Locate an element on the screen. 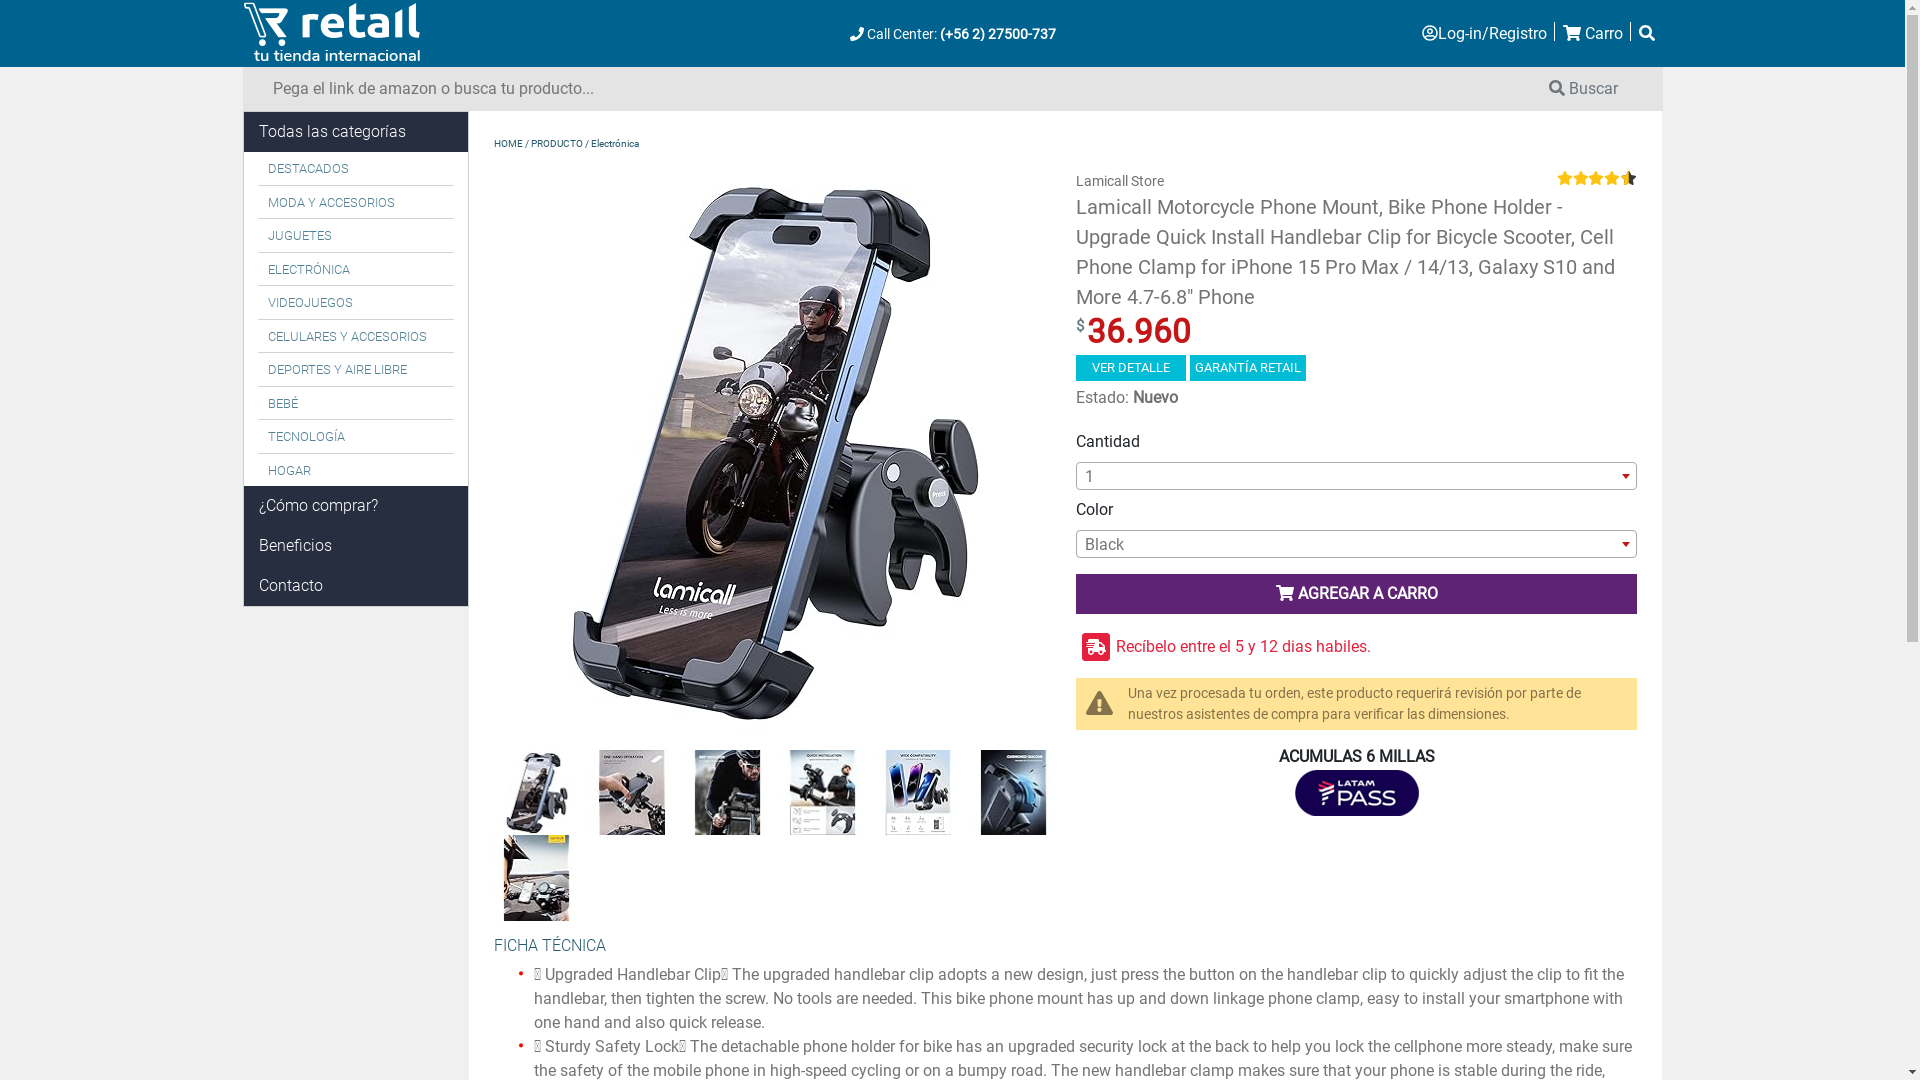 This screenshot has width=1920, height=1080. 'HOGAR' is located at coordinates (356, 470).